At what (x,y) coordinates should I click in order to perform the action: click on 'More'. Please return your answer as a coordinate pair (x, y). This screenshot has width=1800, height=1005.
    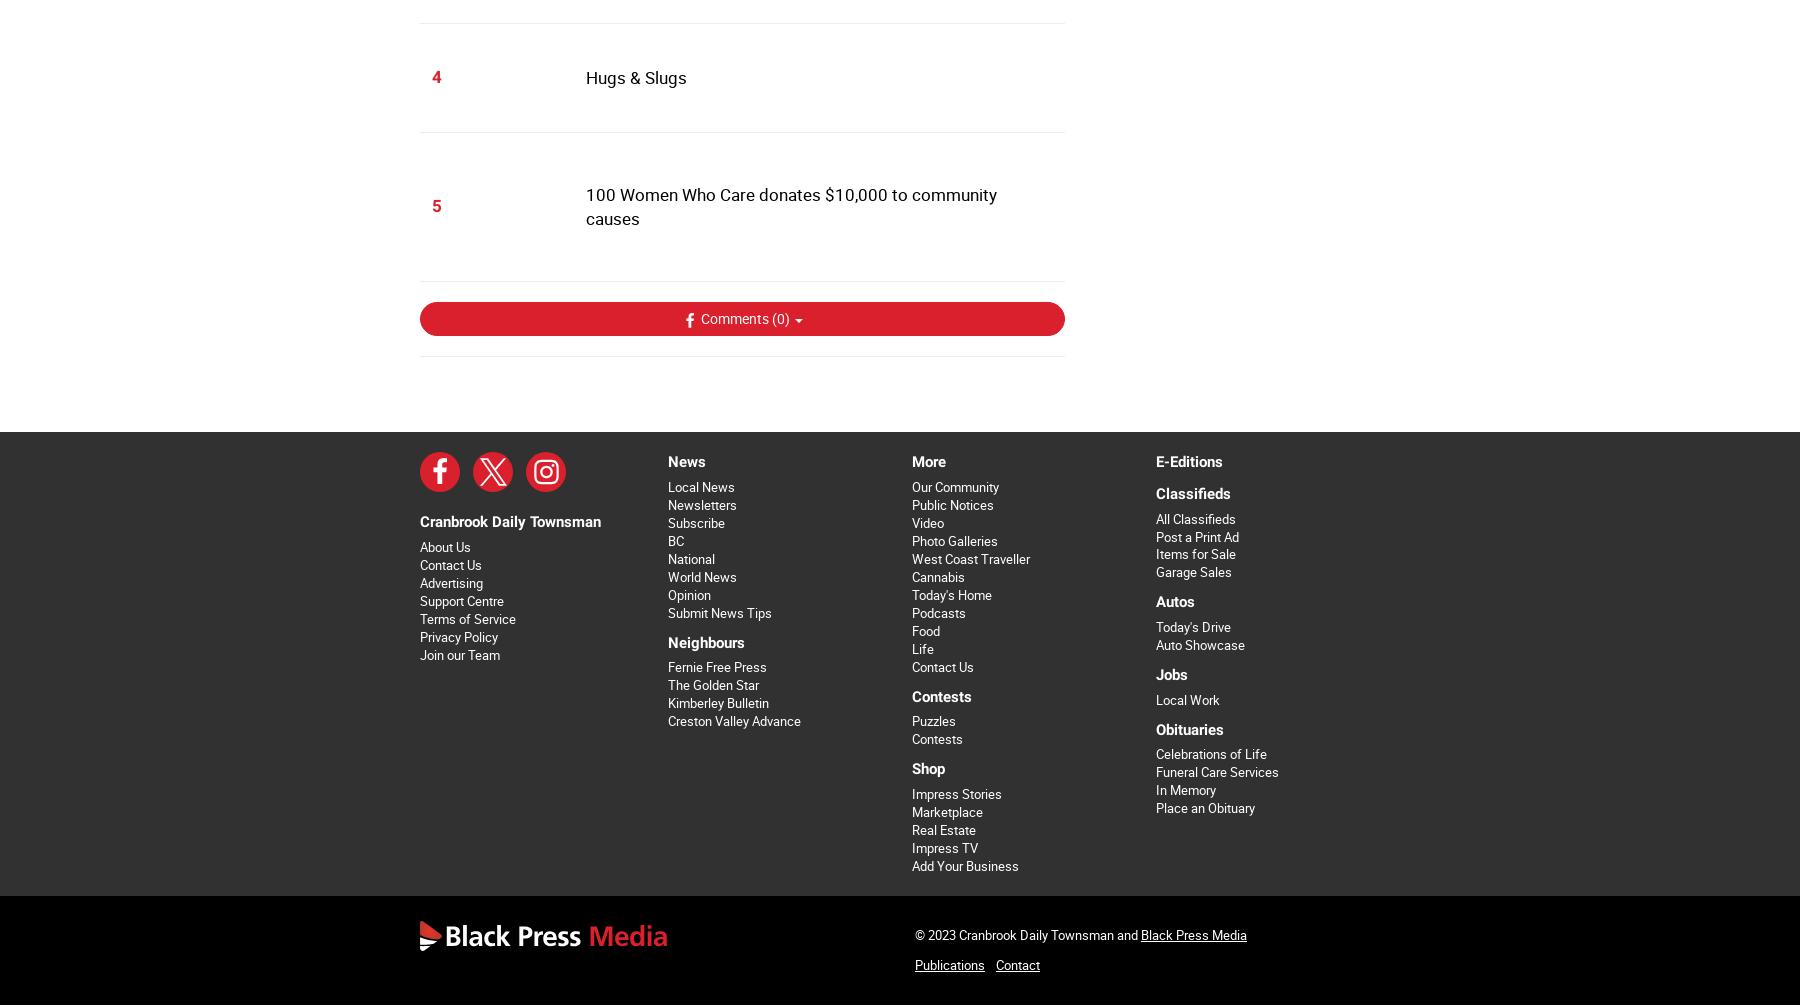
    Looking at the image, I should click on (927, 461).